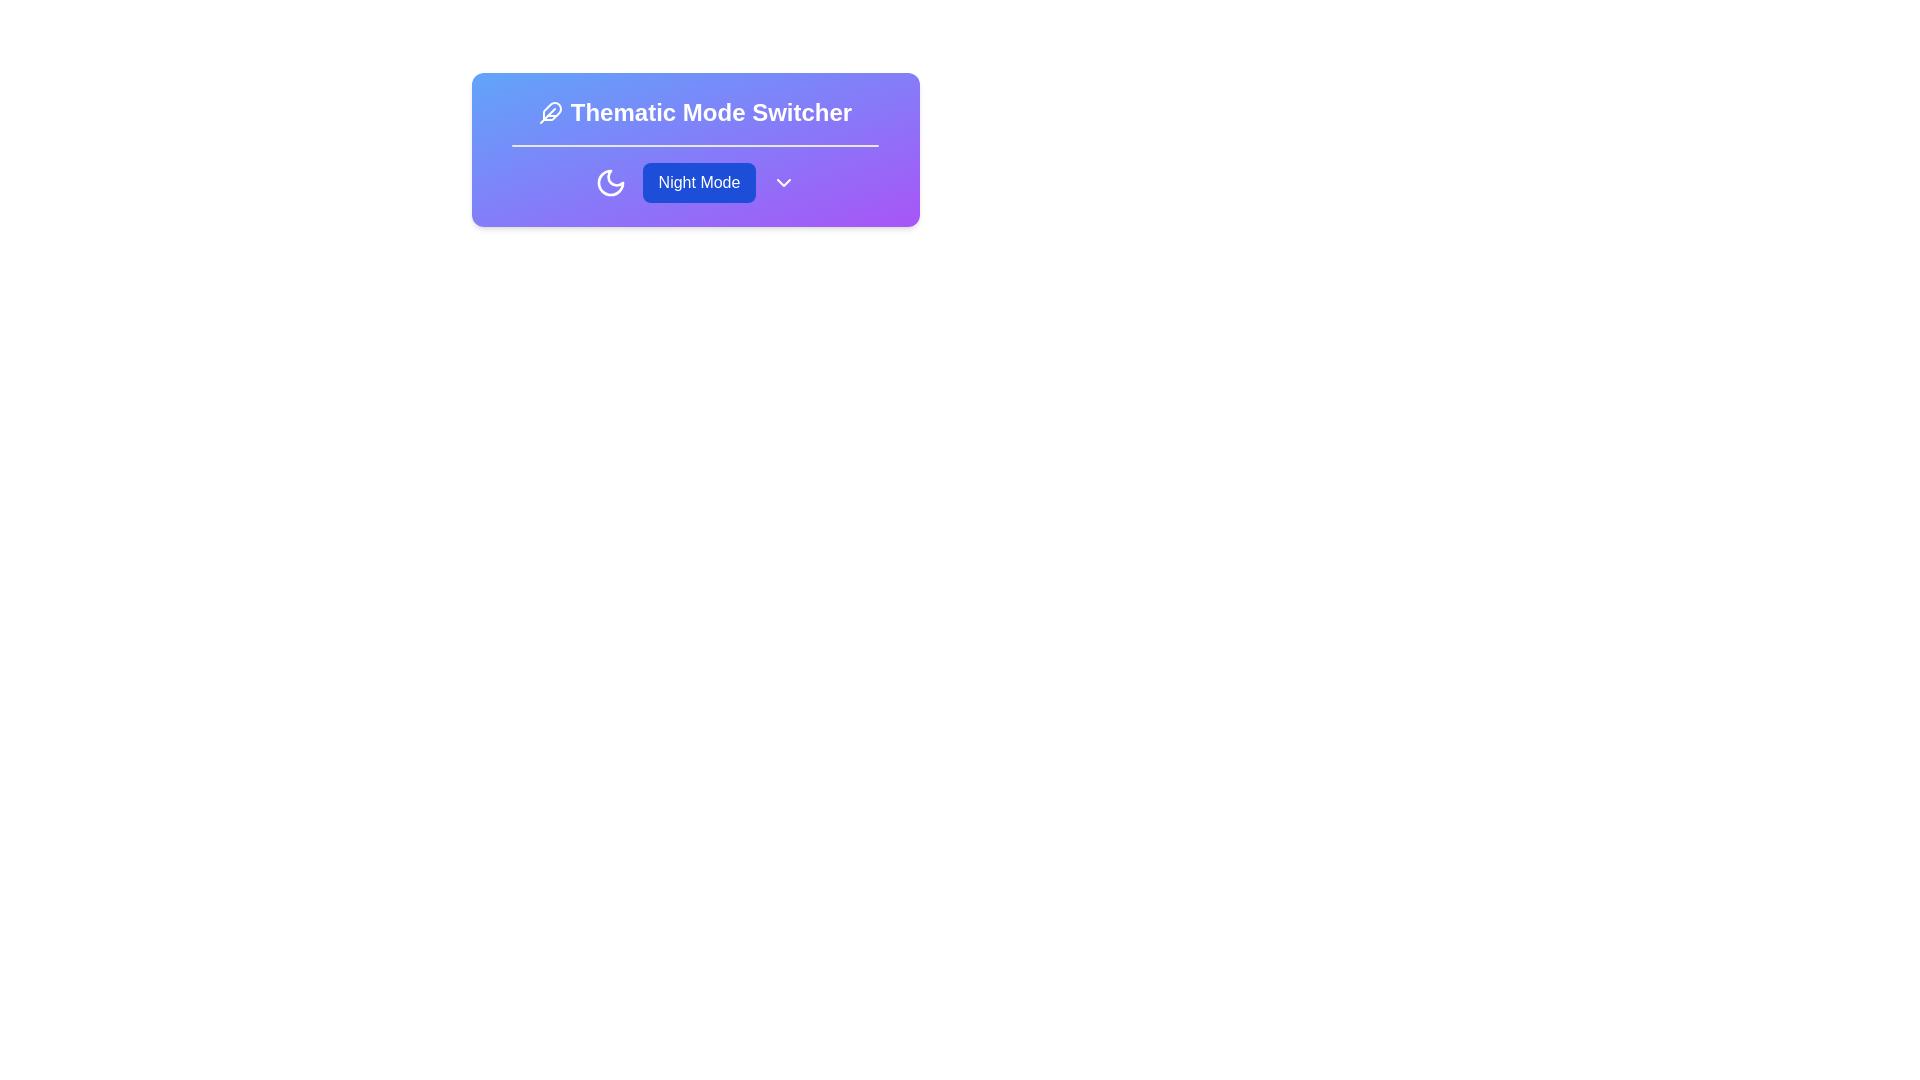 This screenshot has height=1080, width=1920. I want to click on the crescent moon icon located next to the 'Night Mode' button, so click(609, 182).